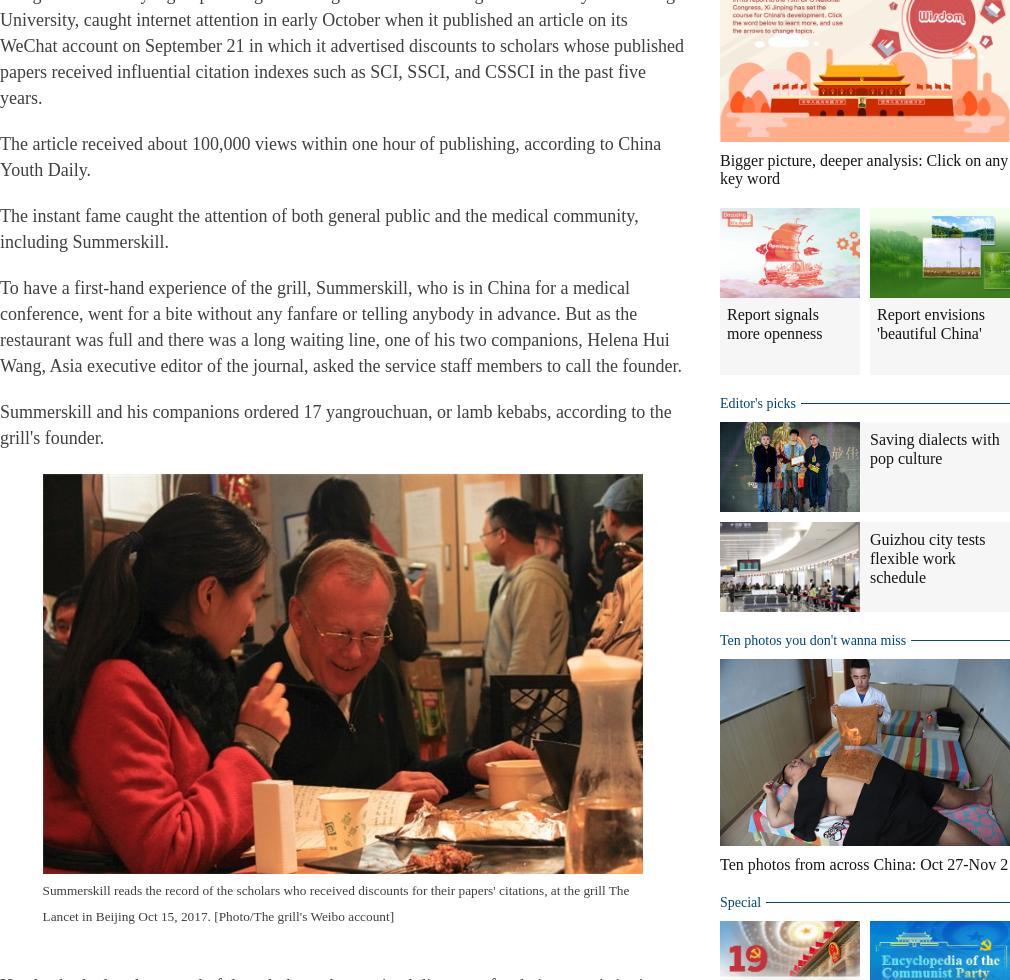 The image size is (1010, 980). What do you see at coordinates (318, 229) in the screenshot?
I see `'The instant fame caught the attention of both general public and the medical community, including Summerskill.'` at bounding box center [318, 229].